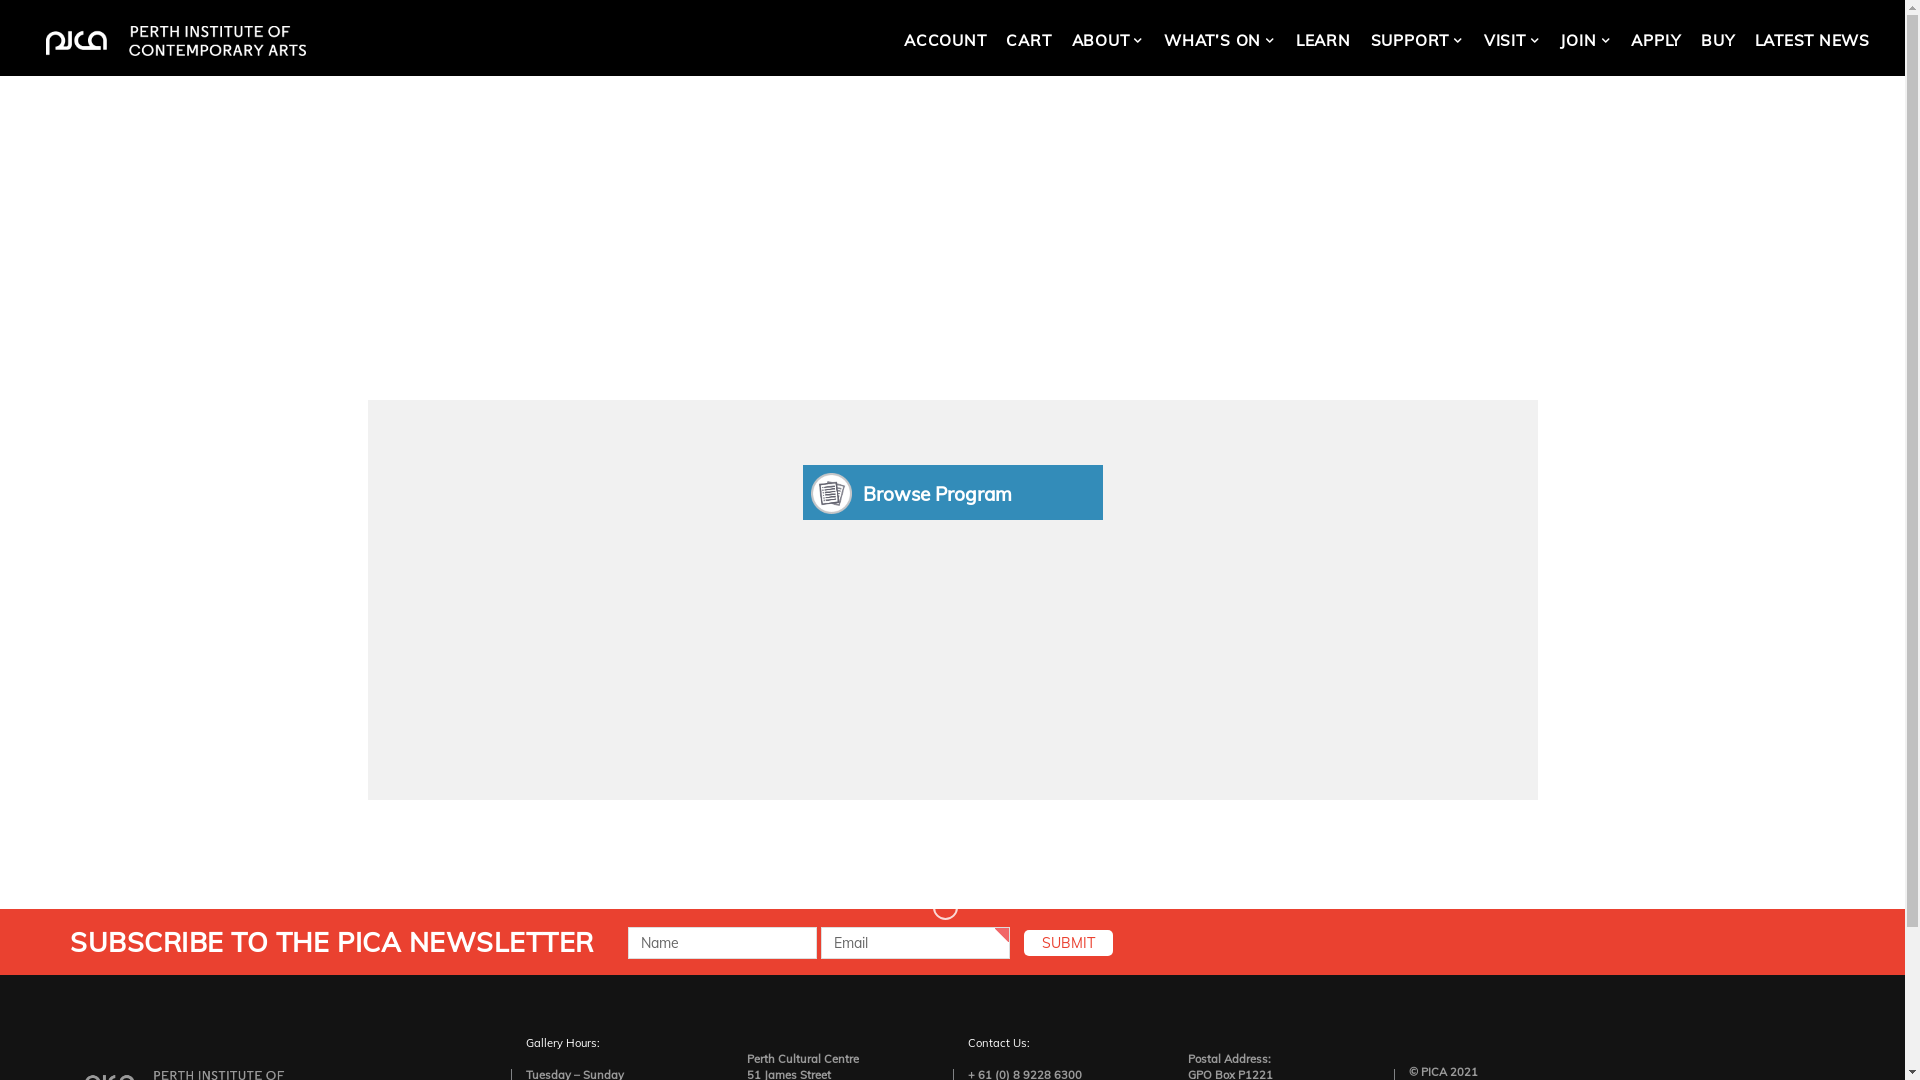  What do you see at coordinates (1323, 41) in the screenshot?
I see `'LEARN'` at bounding box center [1323, 41].